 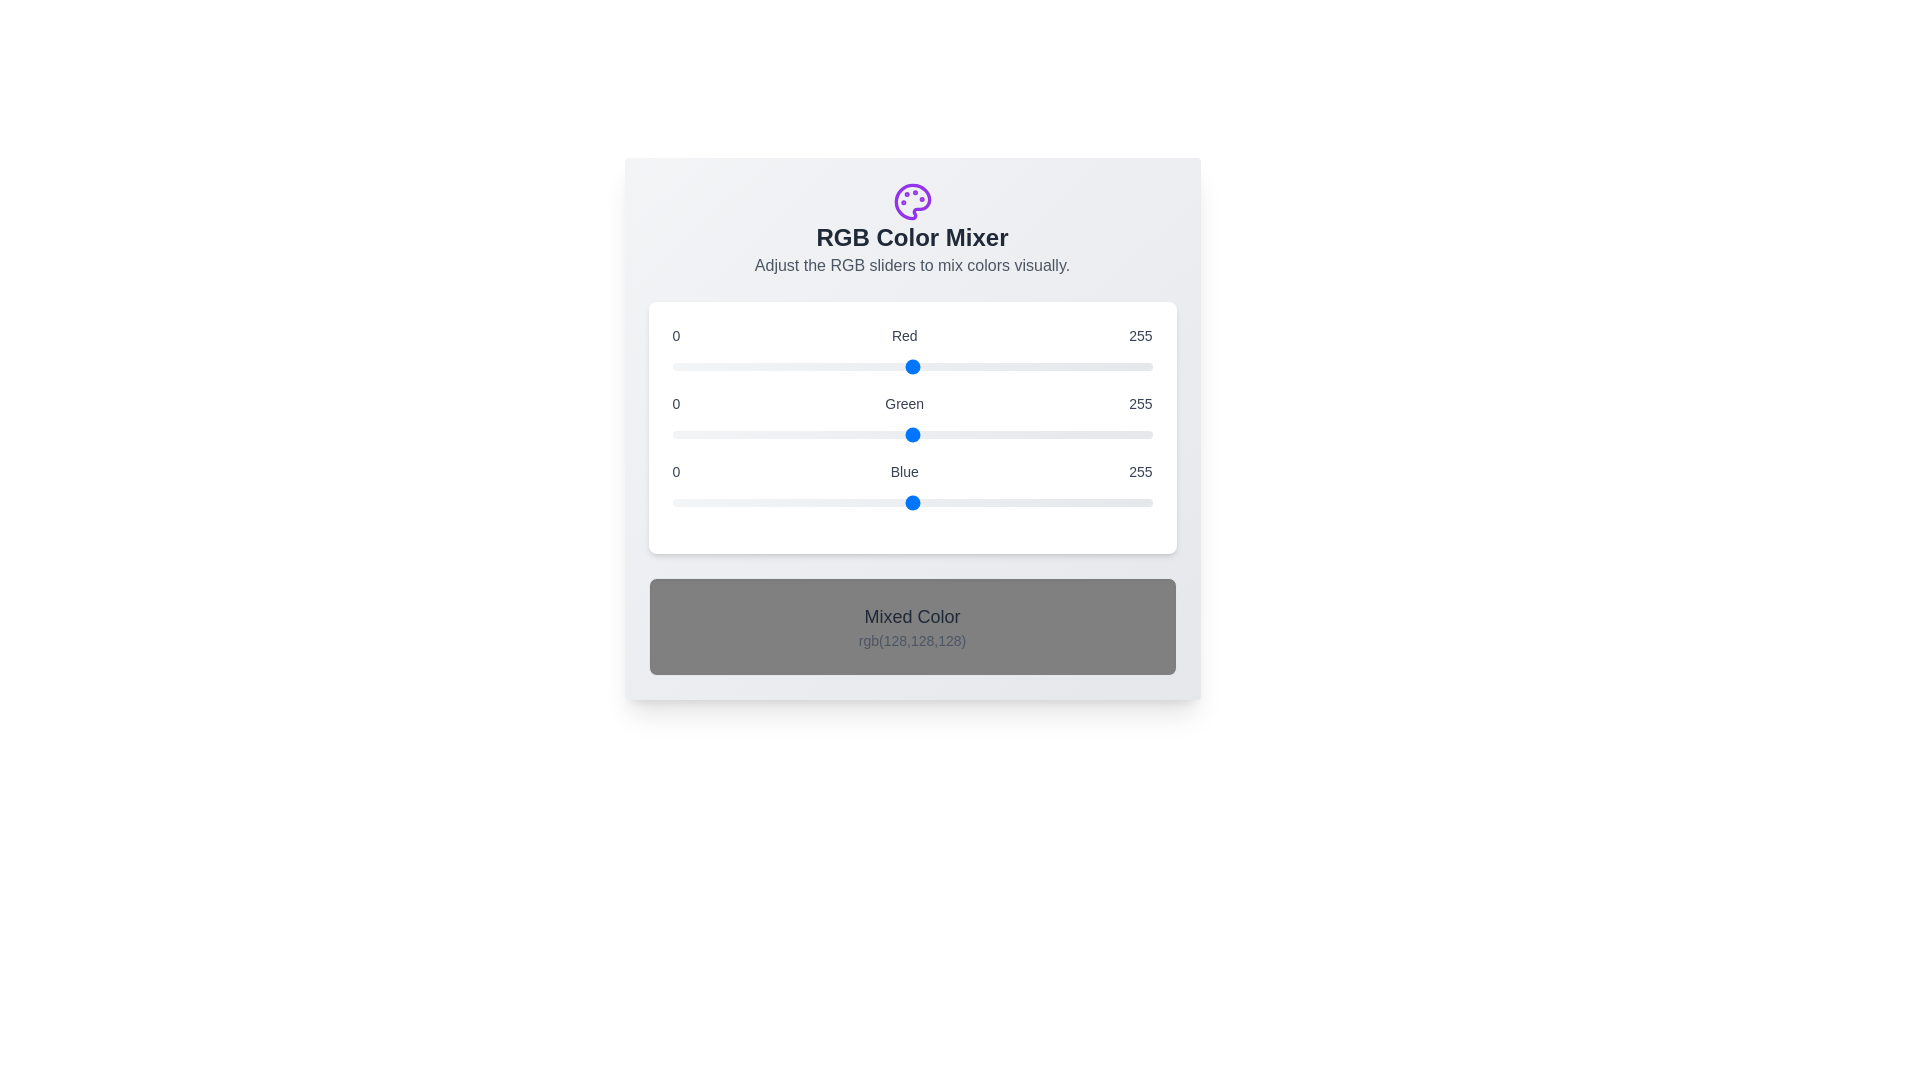 I want to click on the blue slider to a specific value 155 within the range 0 to 255, so click(x=964, y=501).